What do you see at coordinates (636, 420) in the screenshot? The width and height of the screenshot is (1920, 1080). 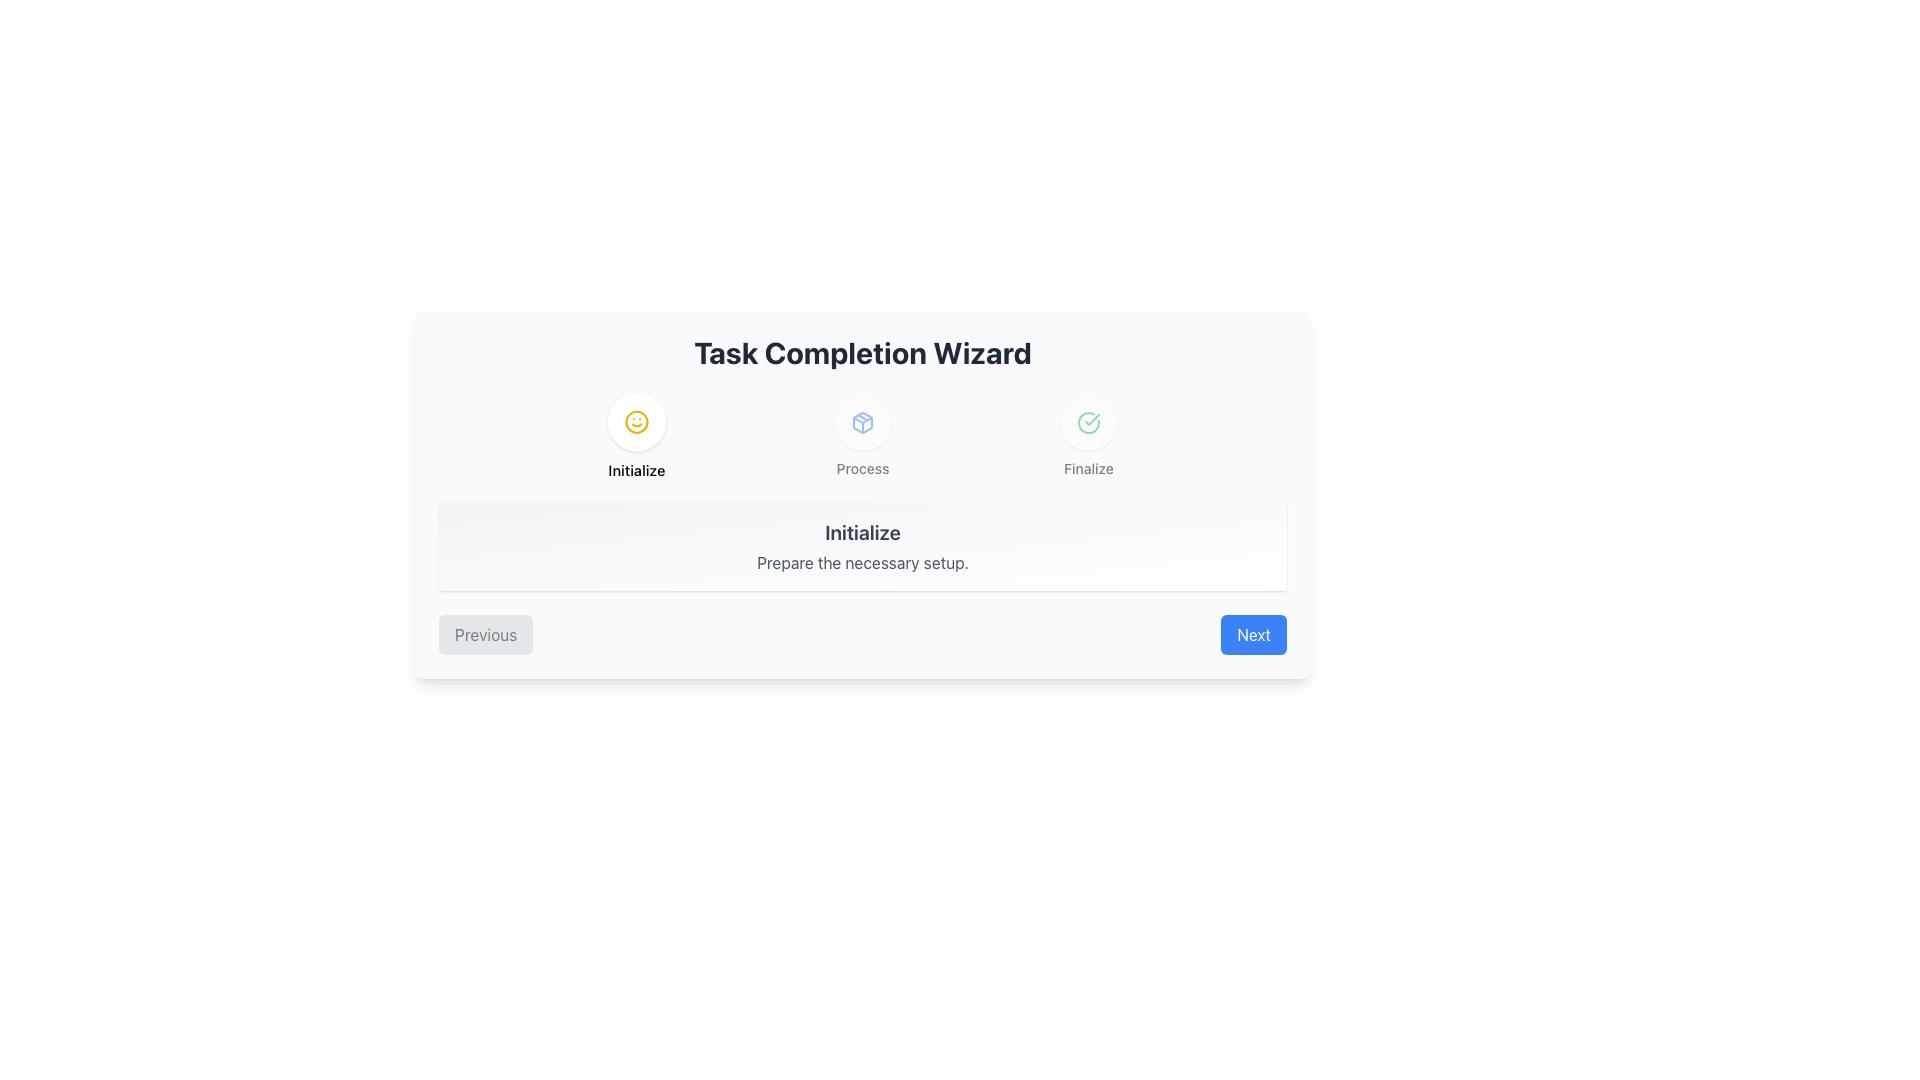 I see `the circular emoji-like icon with a smiley face labeled 'Initialize' under the 'Task Completion Wizard' section` at bounding box center [636, 420].